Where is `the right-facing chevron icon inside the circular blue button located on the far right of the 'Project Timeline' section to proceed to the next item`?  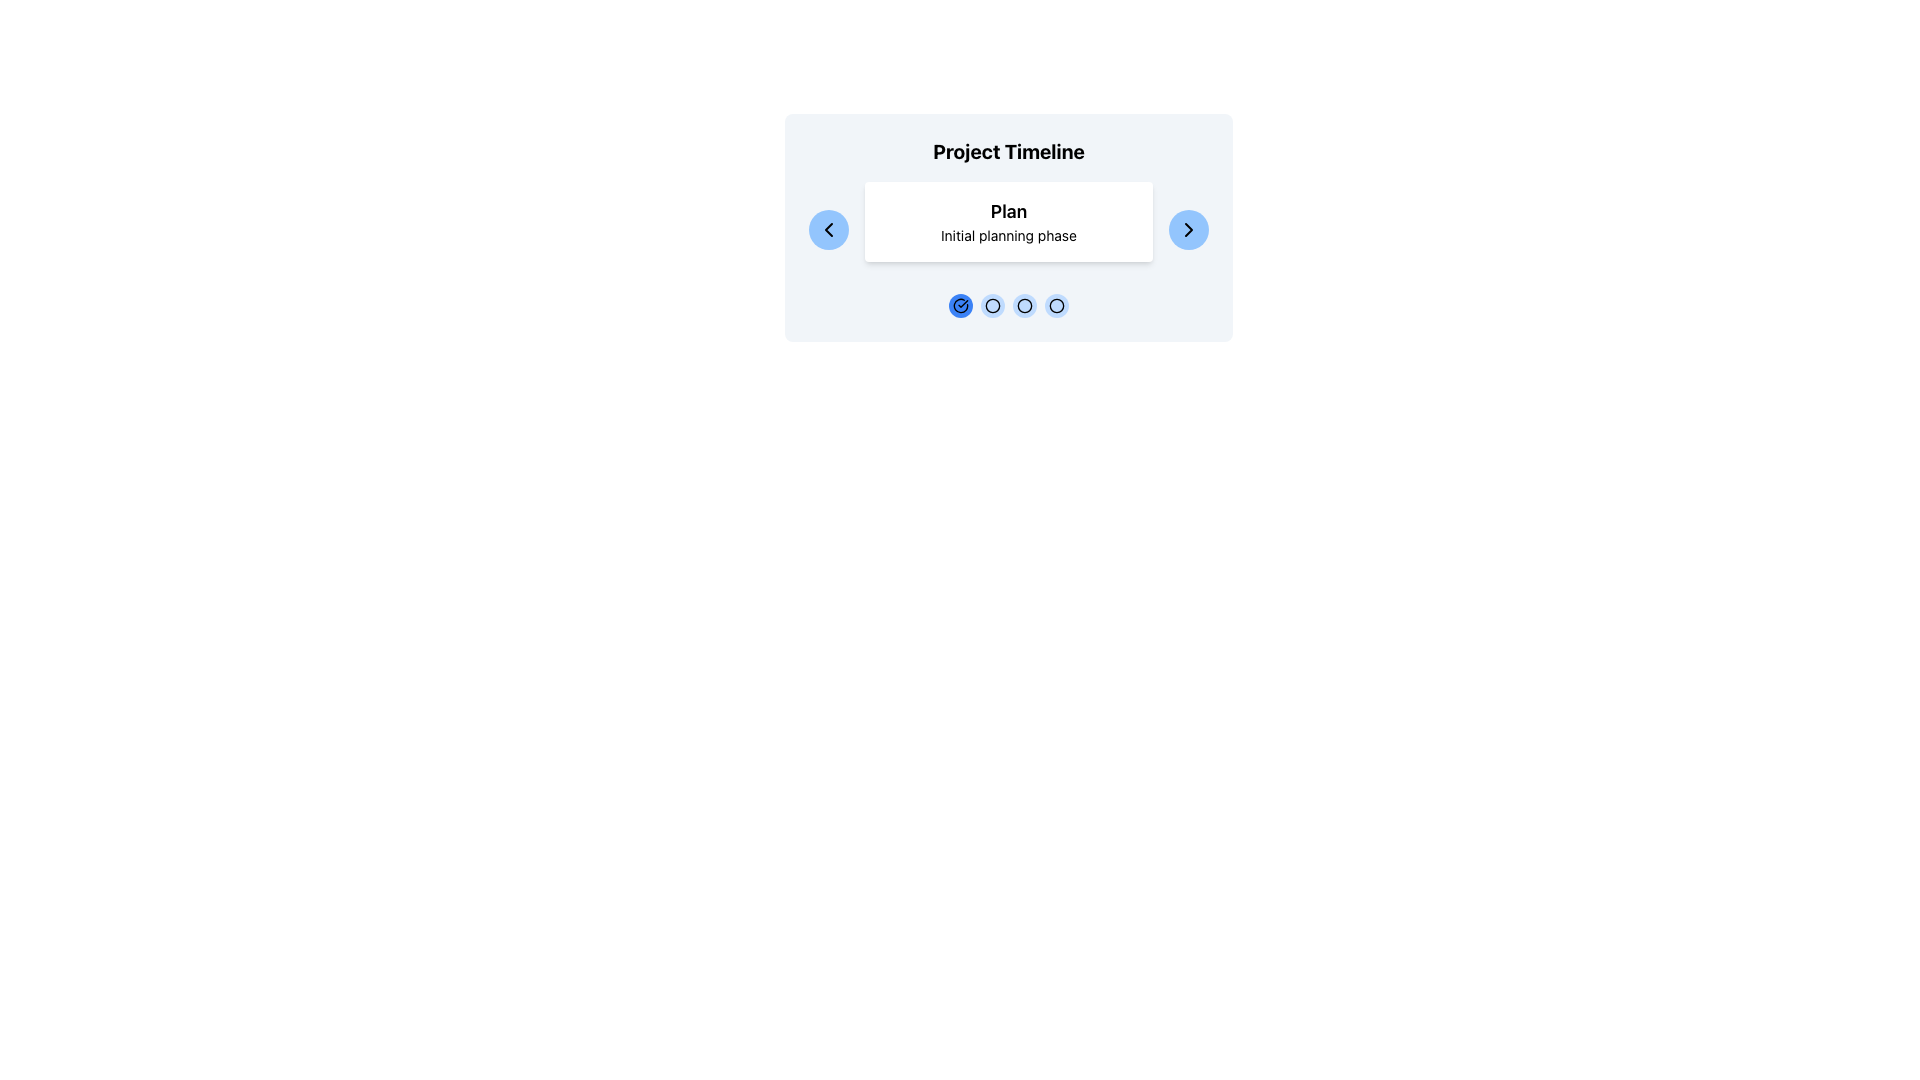
the right-facing chevron icon inside the circular blue button located on the far right of the 'Project Timeline' section to proceed to the next item is located at coordinates (1189, 229).